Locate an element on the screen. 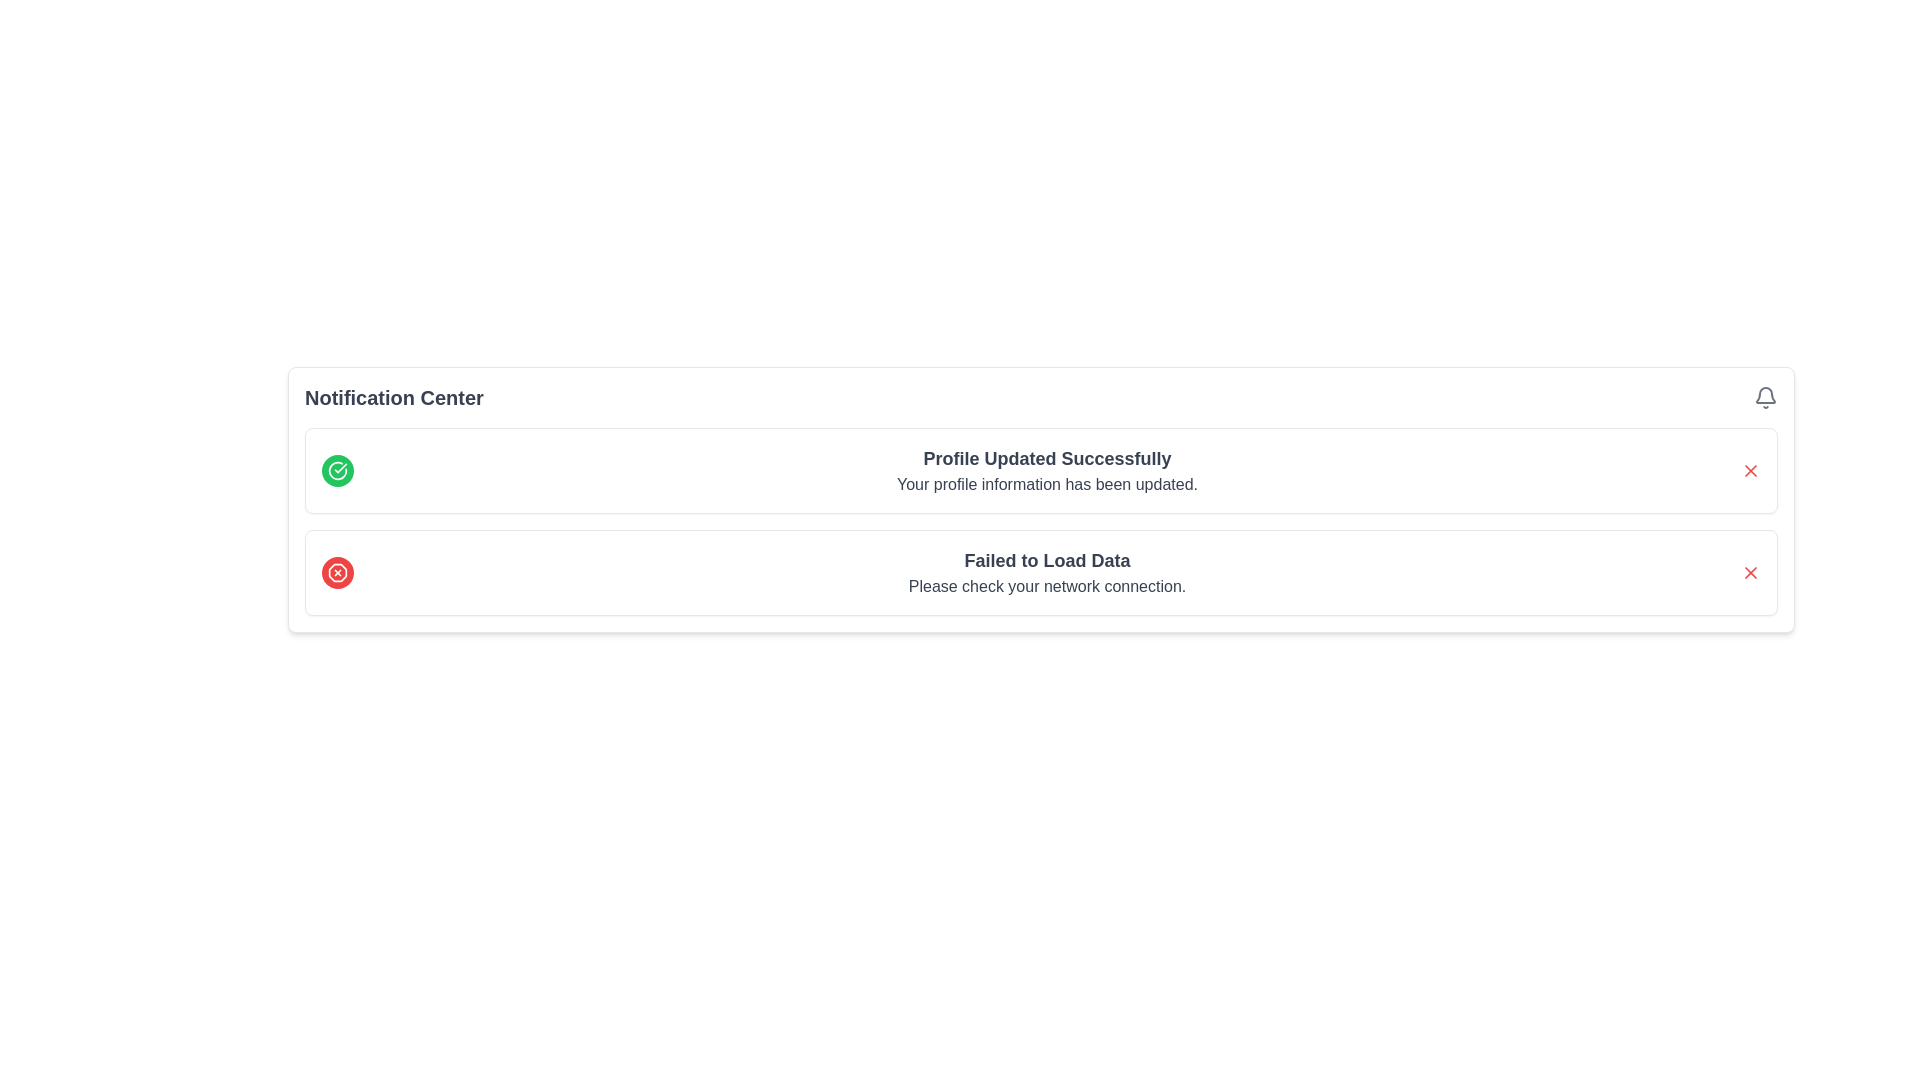 The width and height of the screenshot is (1920, 1080). the text label displaying 'Profile Updated Successfully' is located at coordinates (1046, 459).